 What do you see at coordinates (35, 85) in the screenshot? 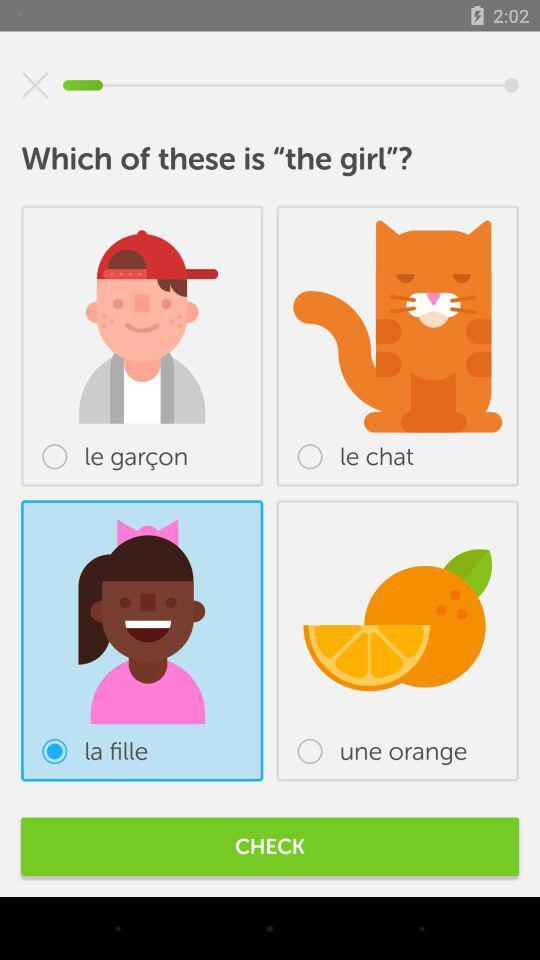
I see `the star icon` at bounding box center [35, 85].